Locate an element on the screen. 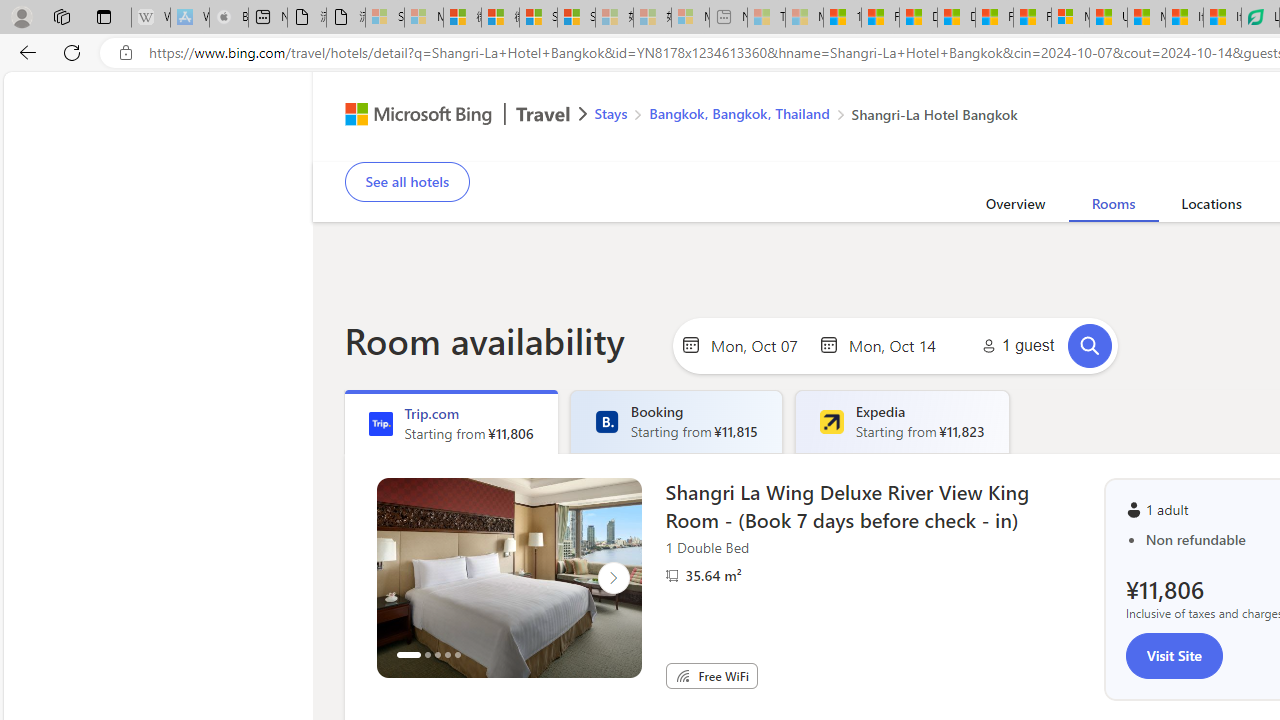  'Expedia' is located at coordinates (831, 420).